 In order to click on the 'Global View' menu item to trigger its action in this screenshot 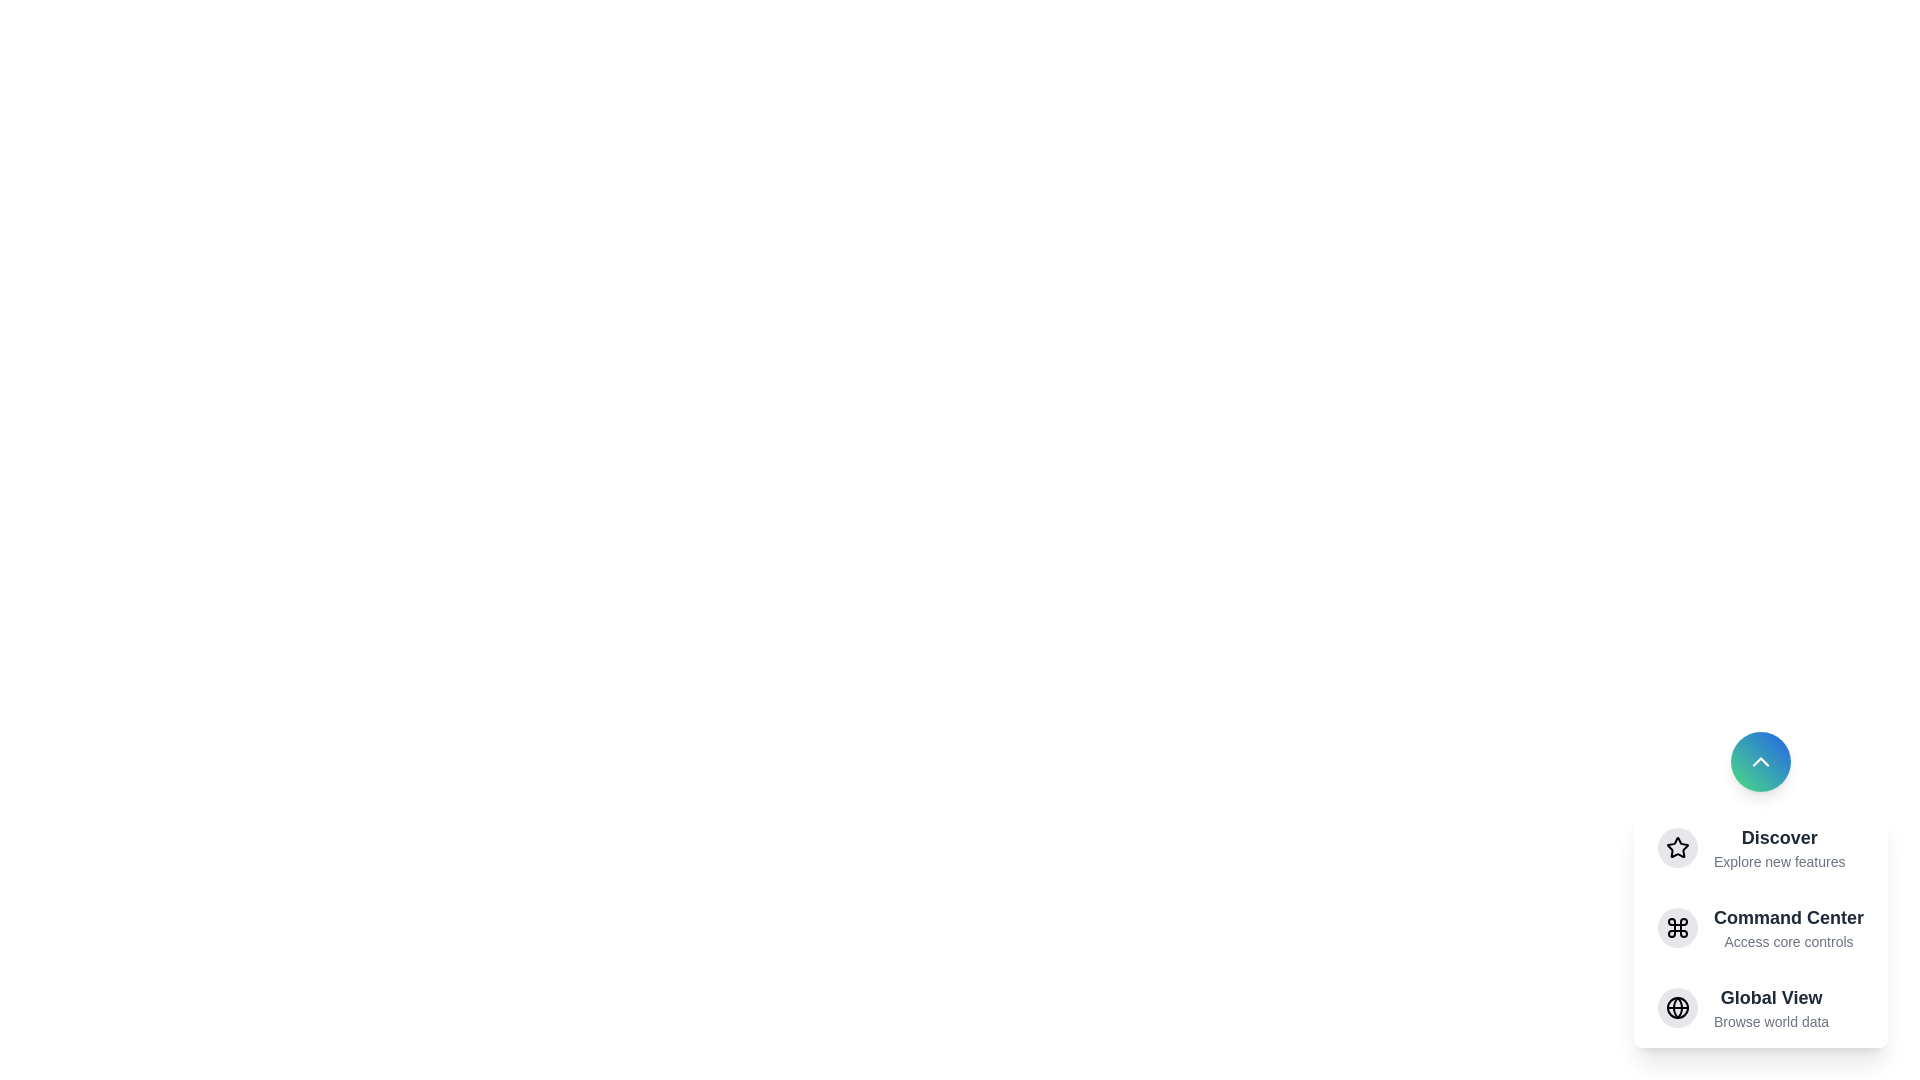, I will do `click(1760, 1007)`.